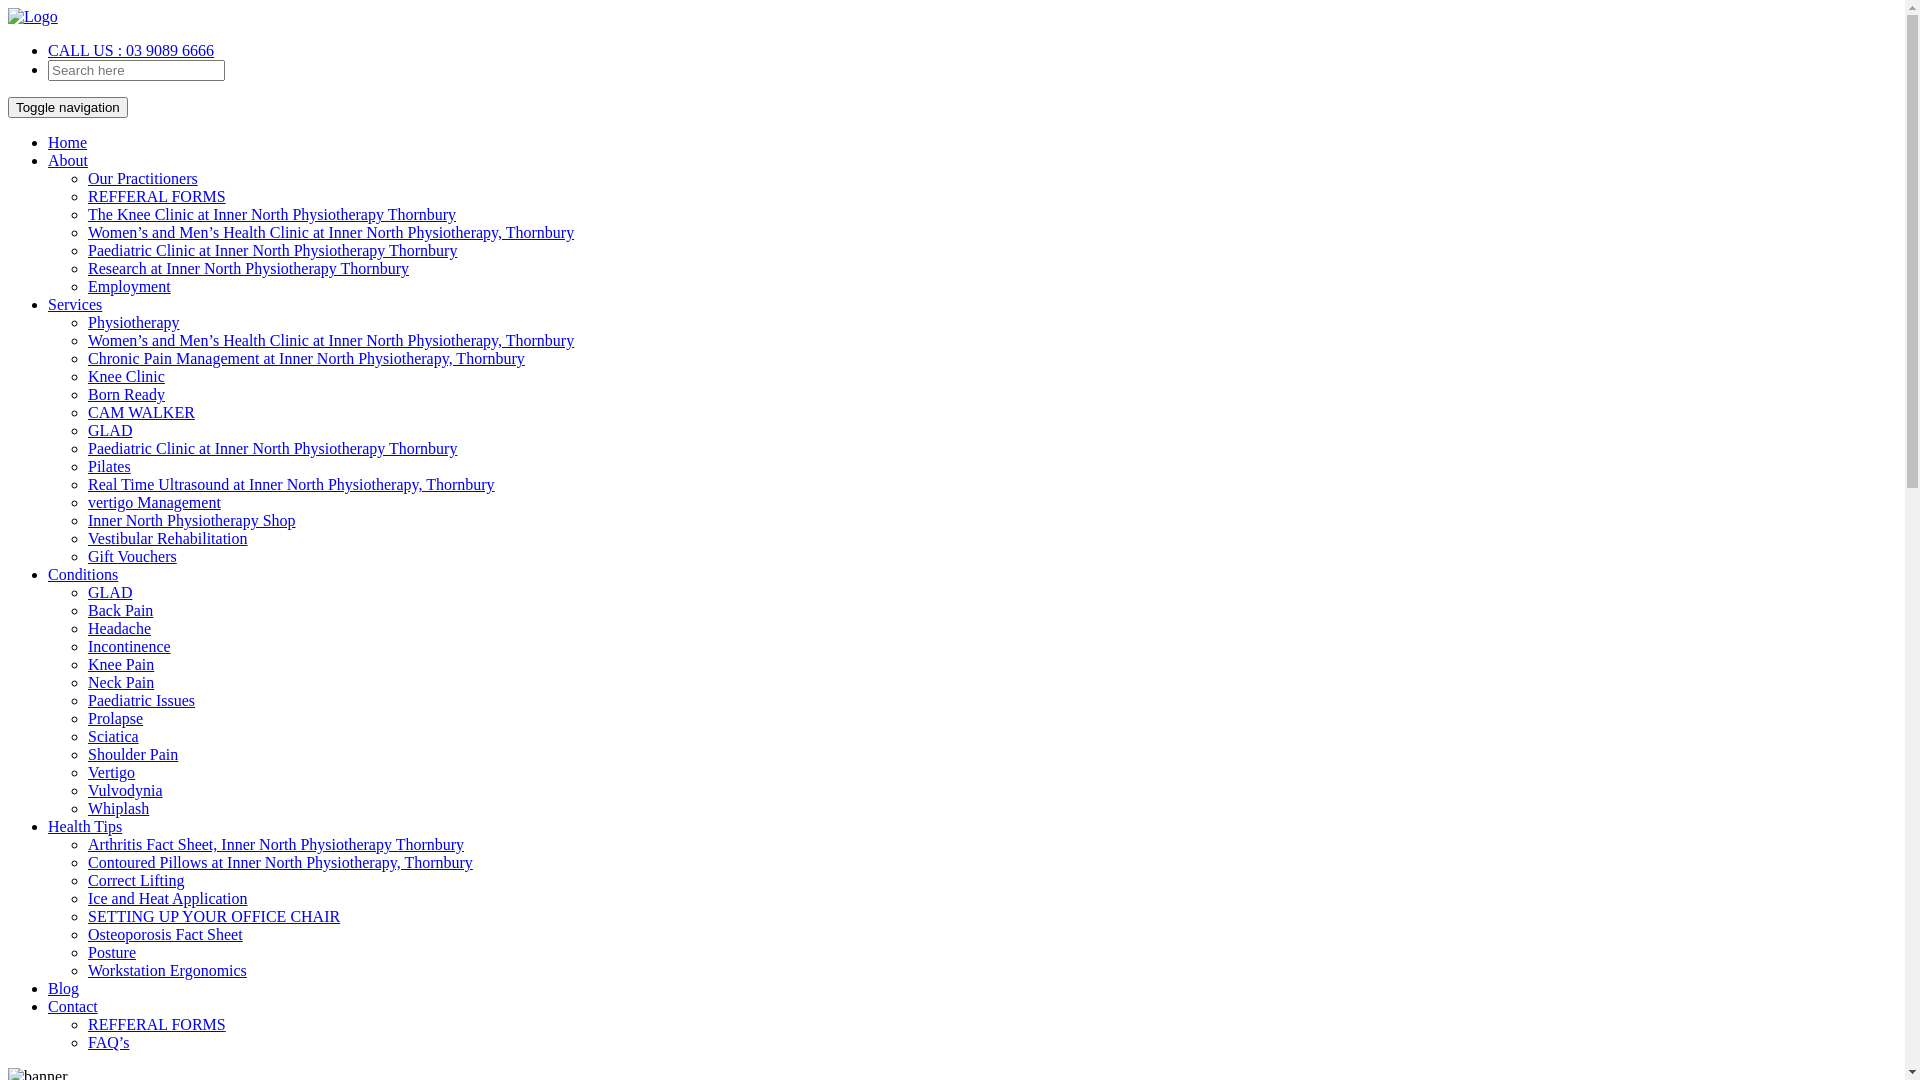  I want to click on 'Shoulder Pain', so click(86, 754).